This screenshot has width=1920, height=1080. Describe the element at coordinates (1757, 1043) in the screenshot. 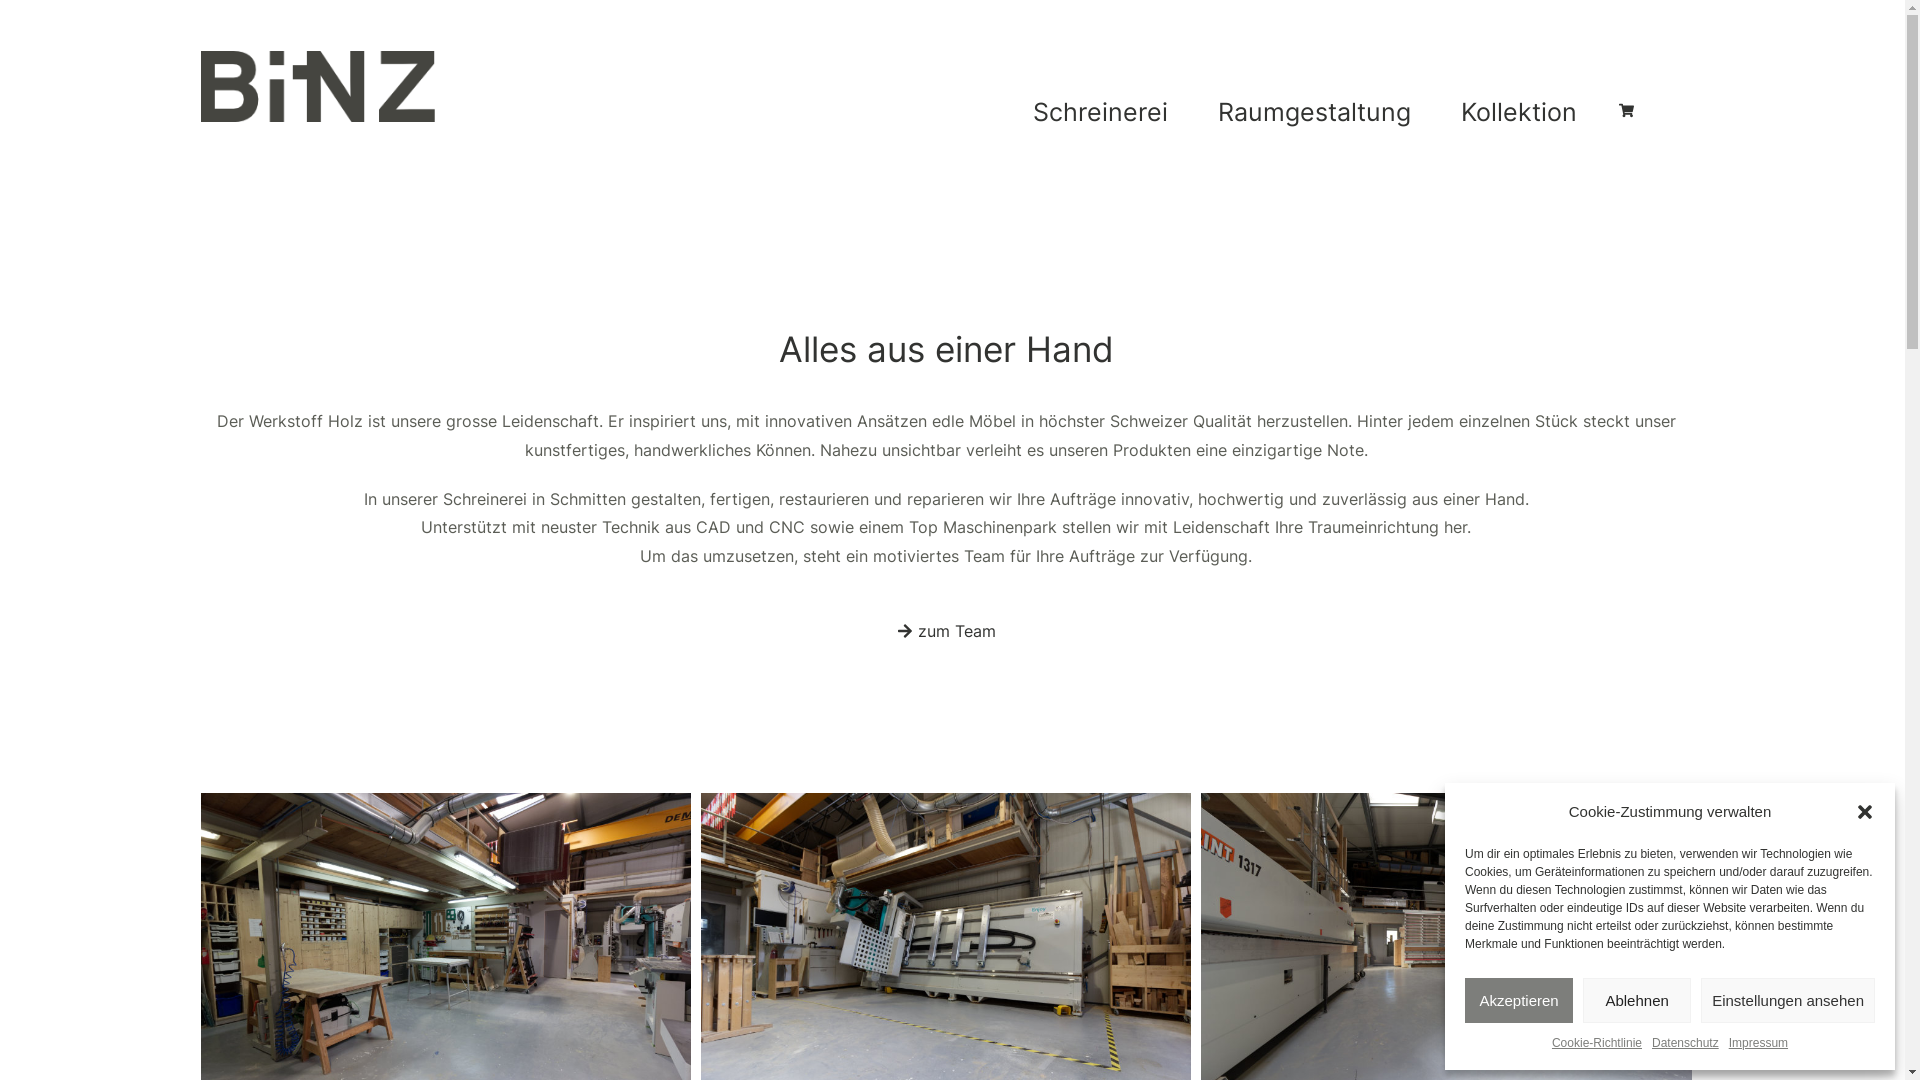

I see `'Impressum'` at that location.